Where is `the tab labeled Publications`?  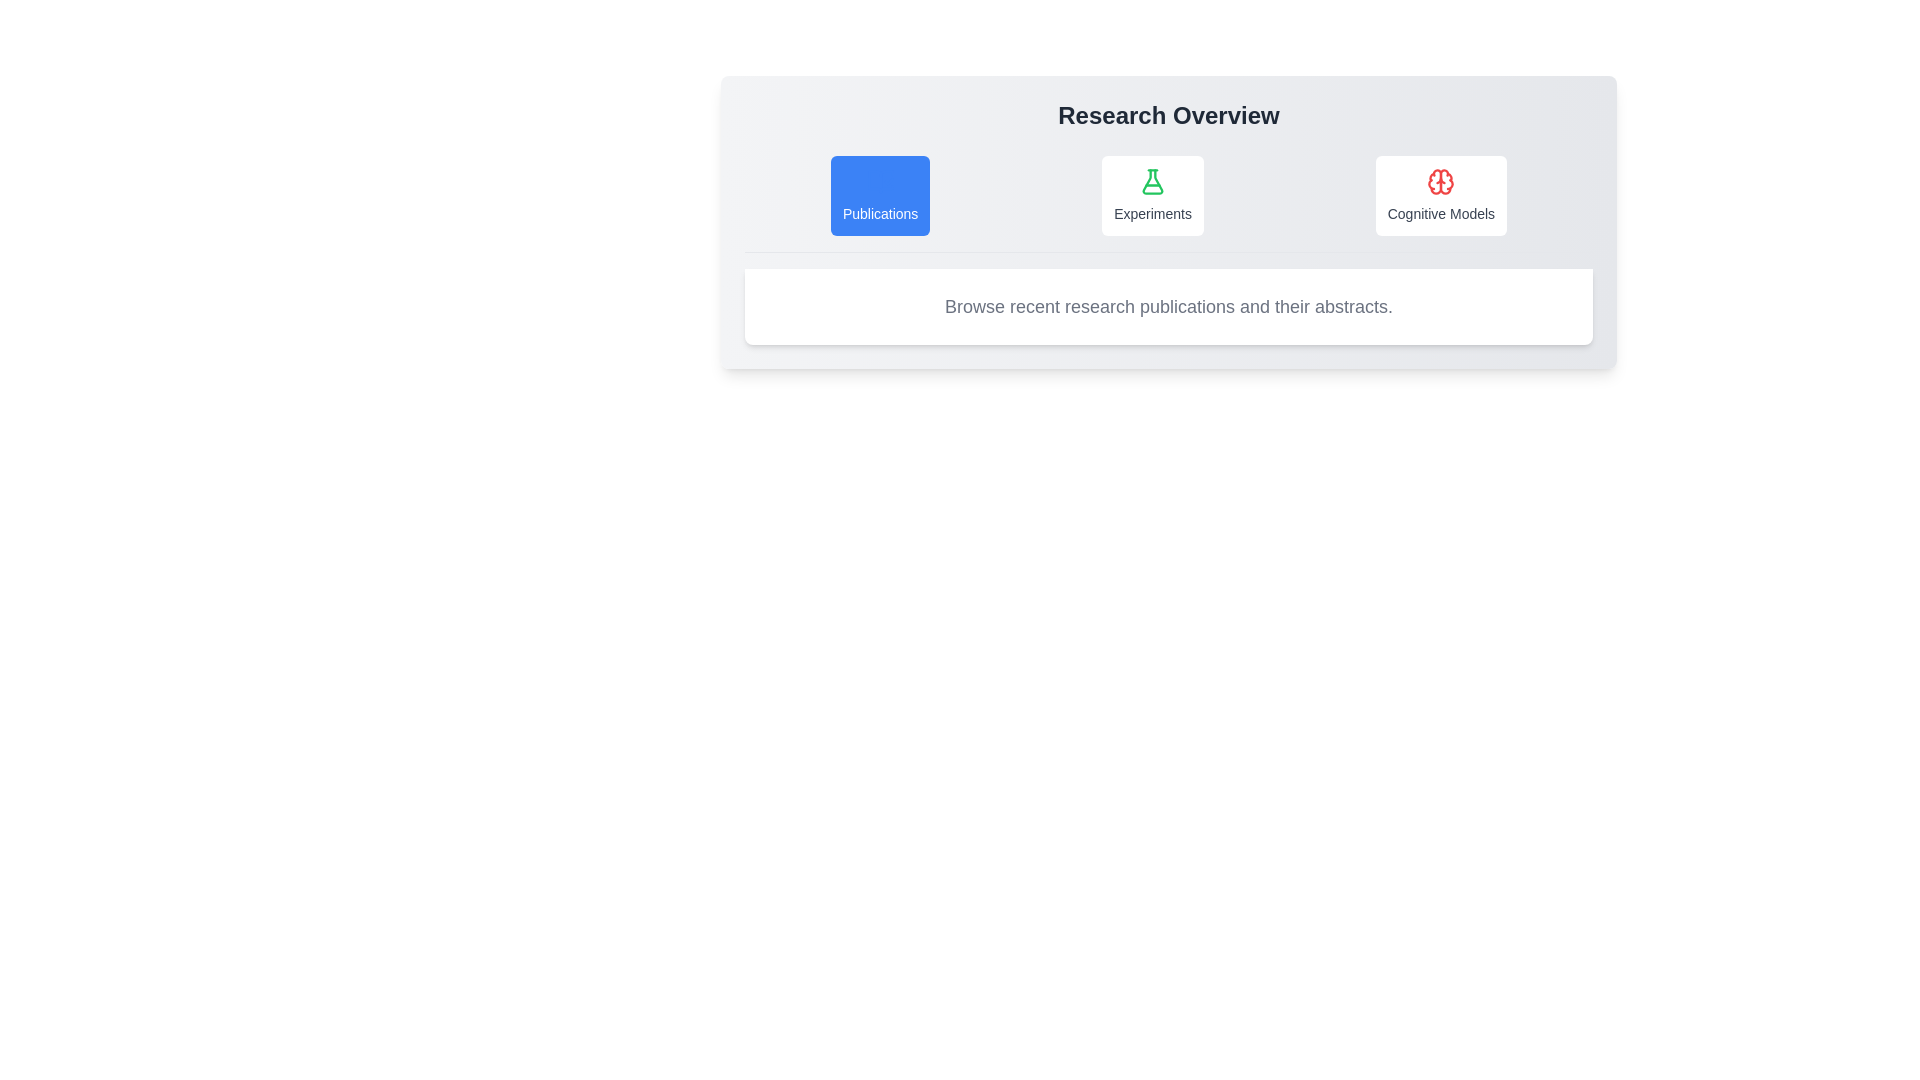 the tab labeled Publications is located at coordinates (880, 196).